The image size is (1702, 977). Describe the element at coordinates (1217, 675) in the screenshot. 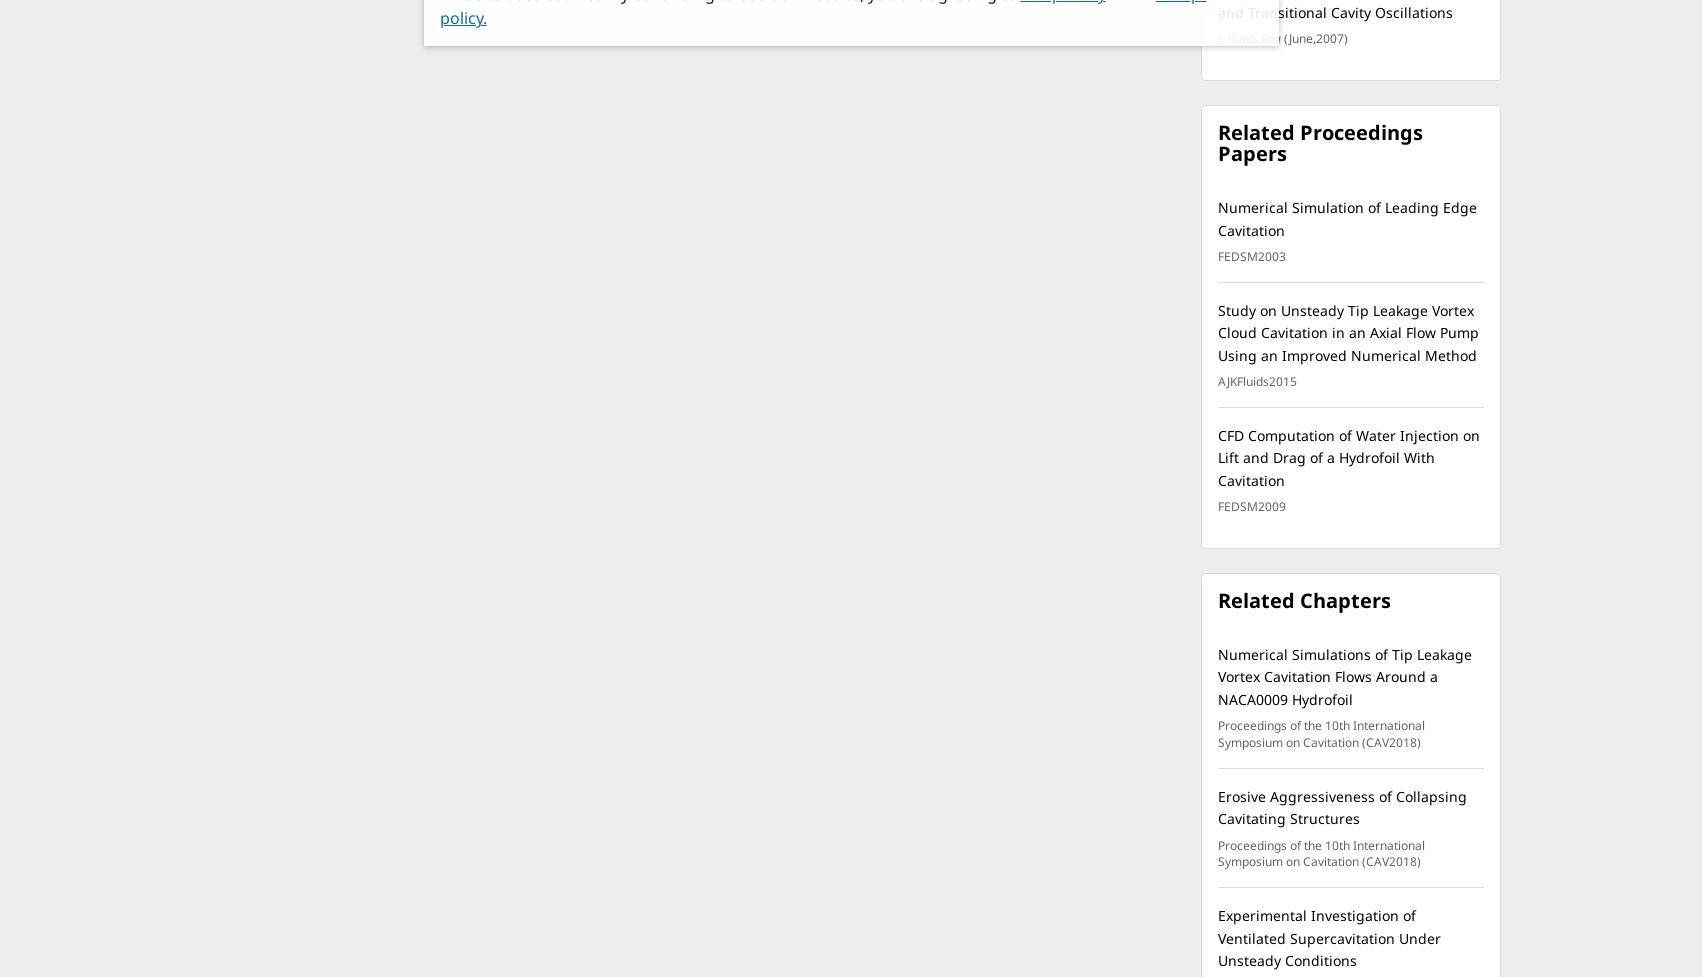

I see `'Numerical Simulations of Tip Leakage Vortex Cavitation Flows Around a NACA0009 Hydrofoil'` at that location.